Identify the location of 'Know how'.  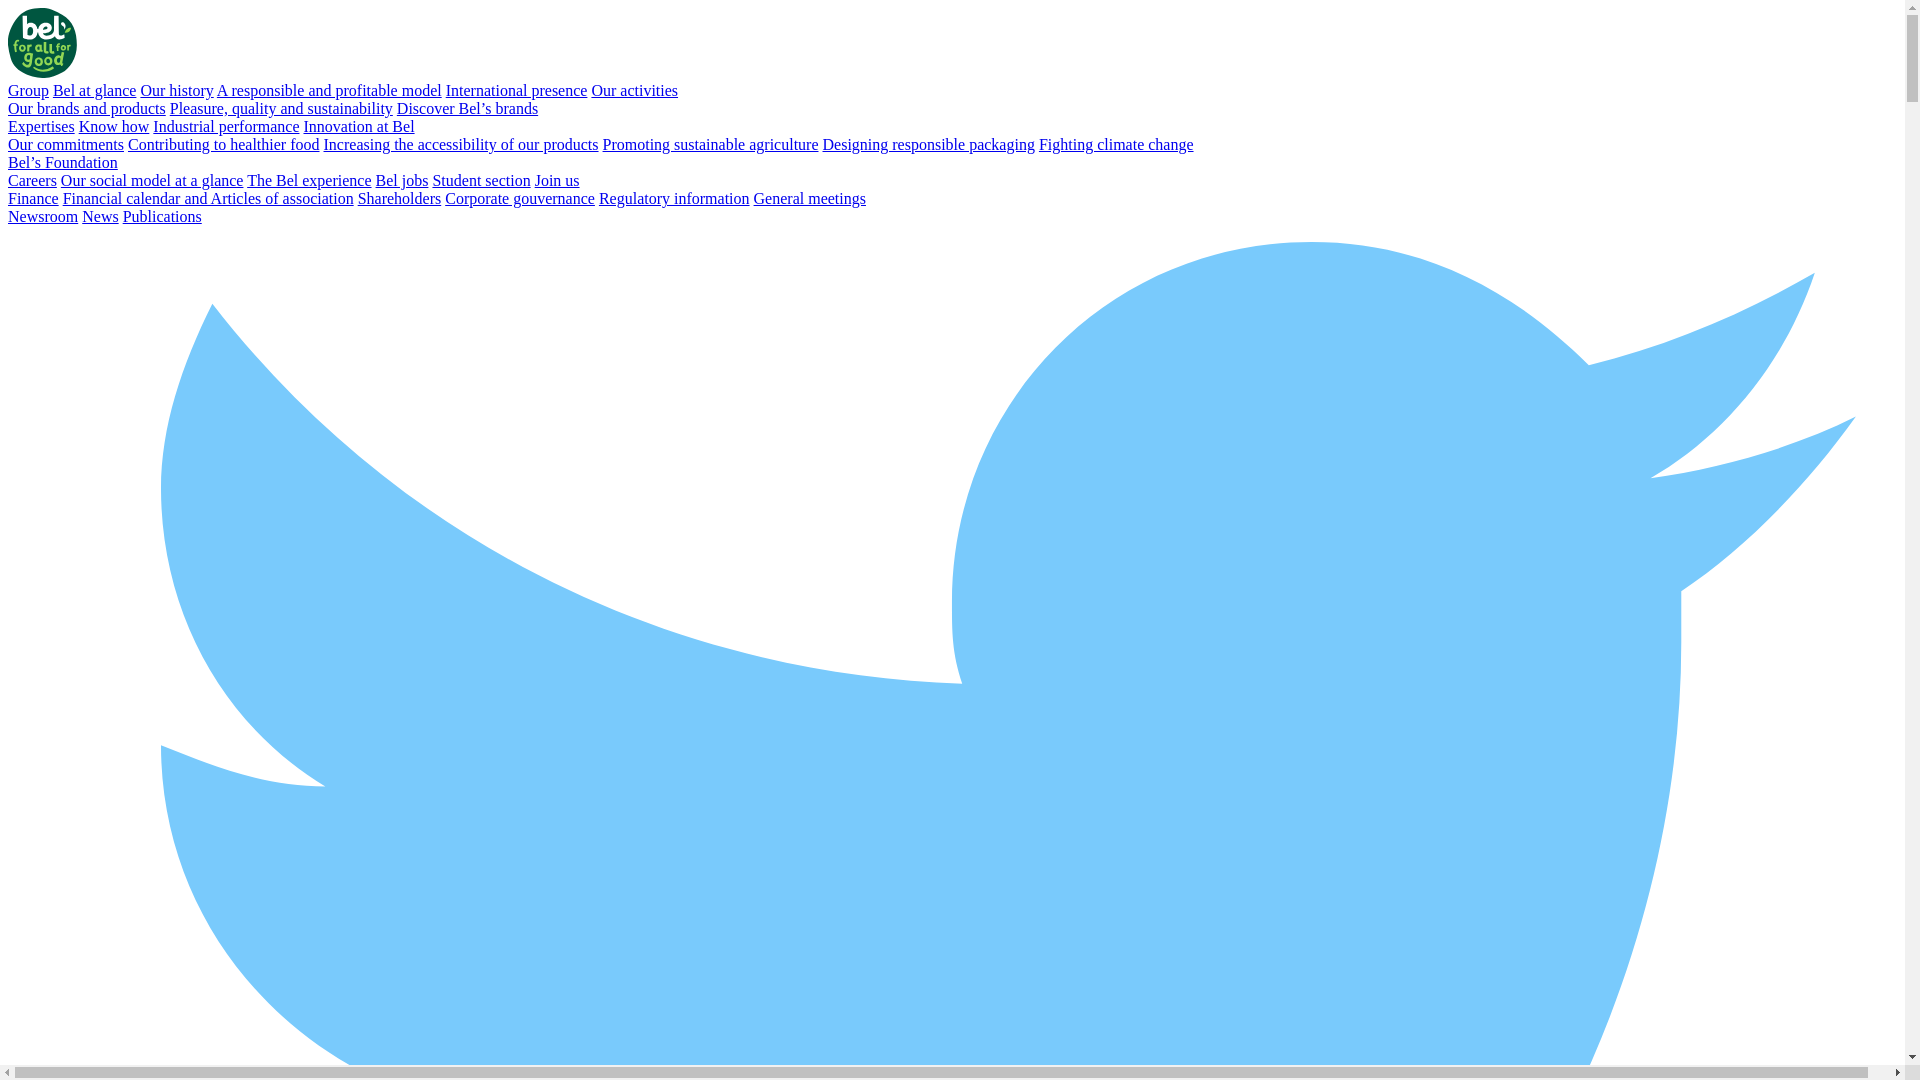
(113, 126).